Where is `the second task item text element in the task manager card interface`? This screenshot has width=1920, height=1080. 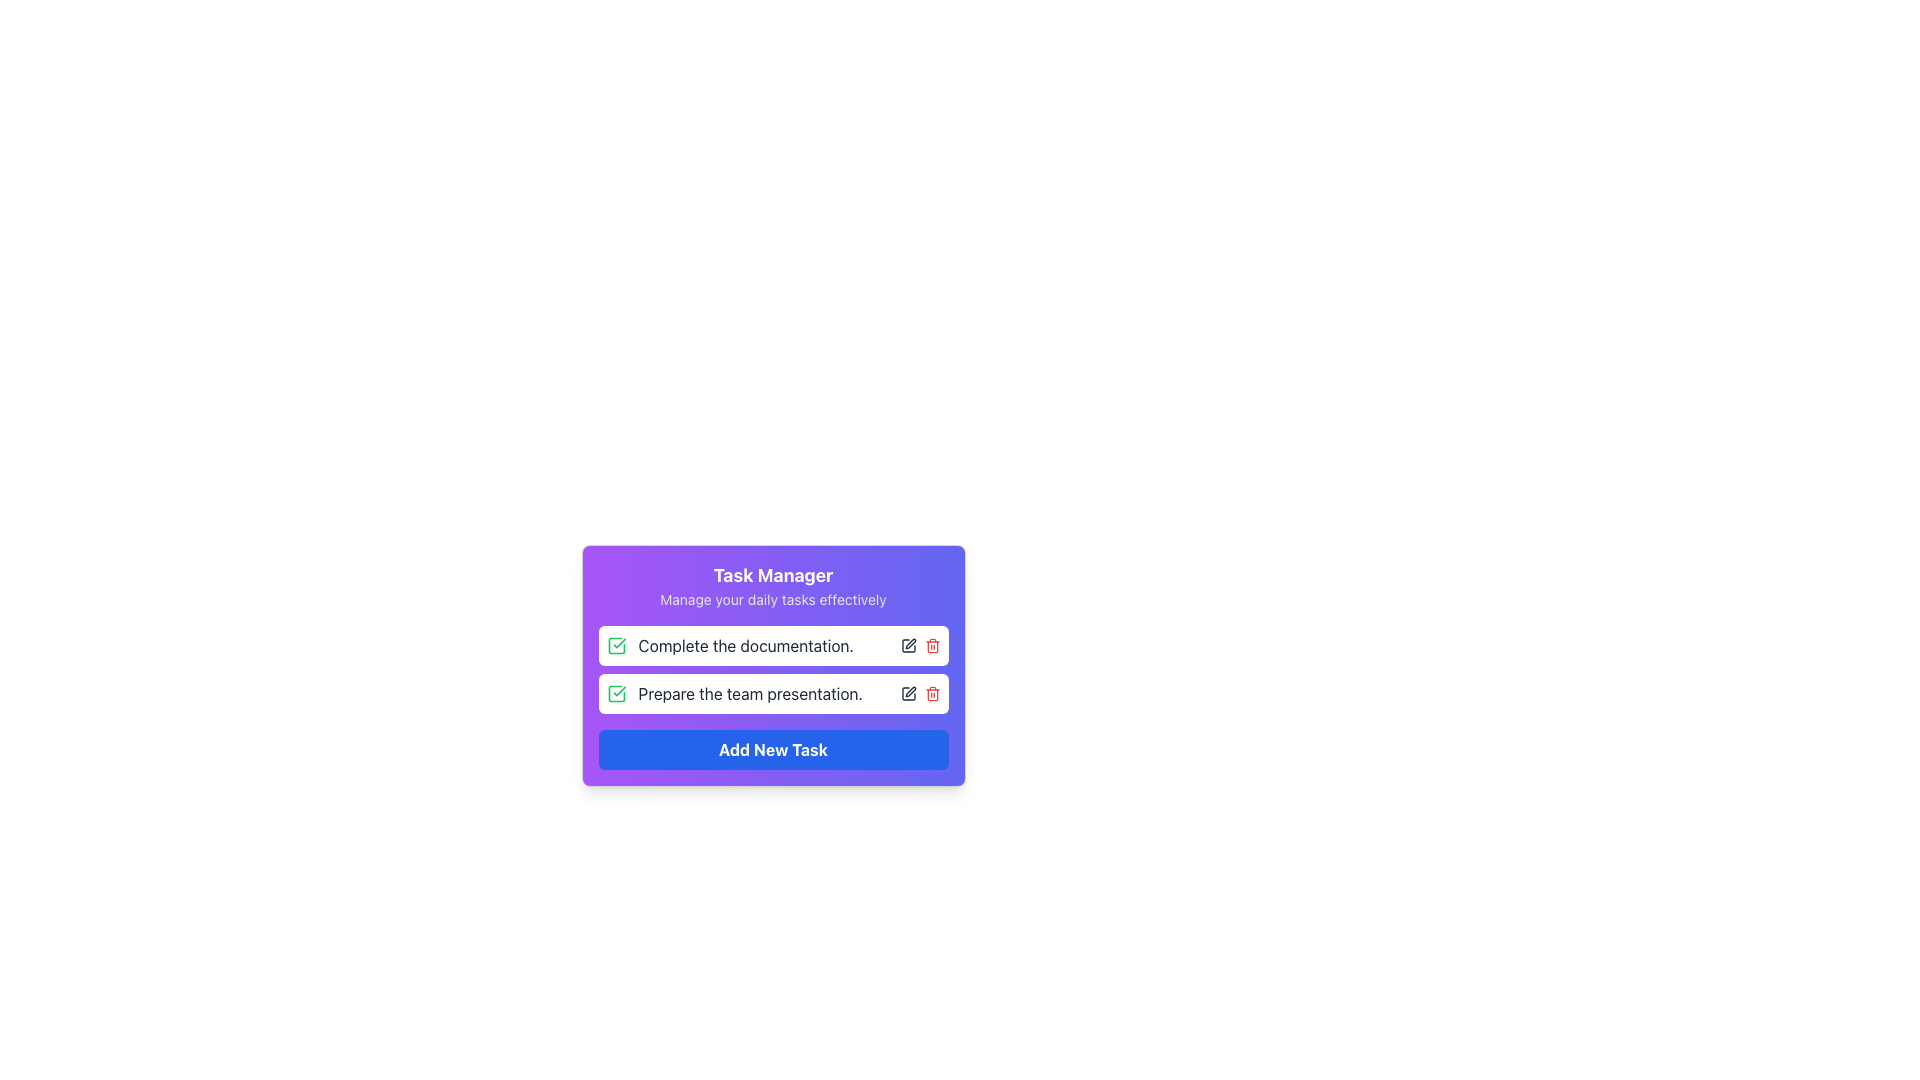
the second task item text element in the task manager card interface is located at coordinates (749, 693).